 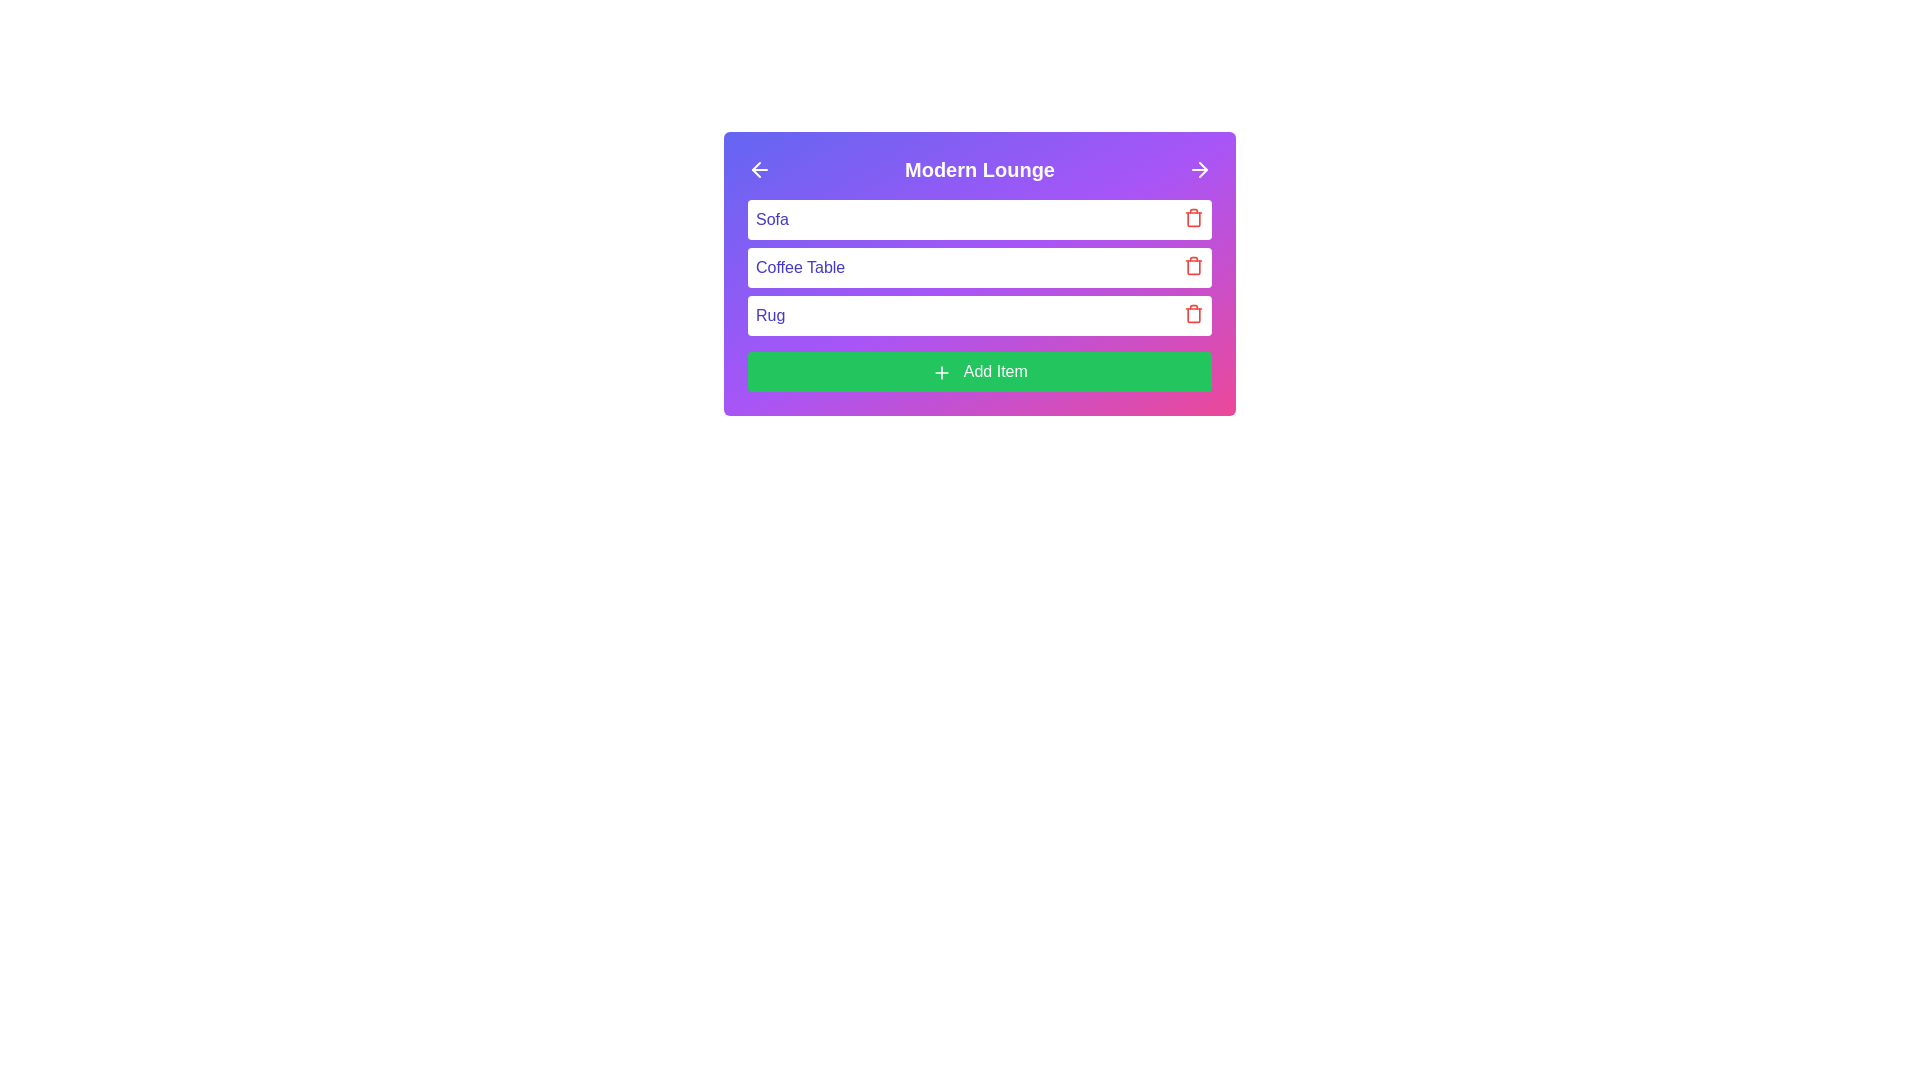 What do you see at coordinates (758, 168) in the screenshot?
I see `the leftwards arrow navigation button located in the purple header of 'Modern Lounge'` at bounding box center [758, 168].